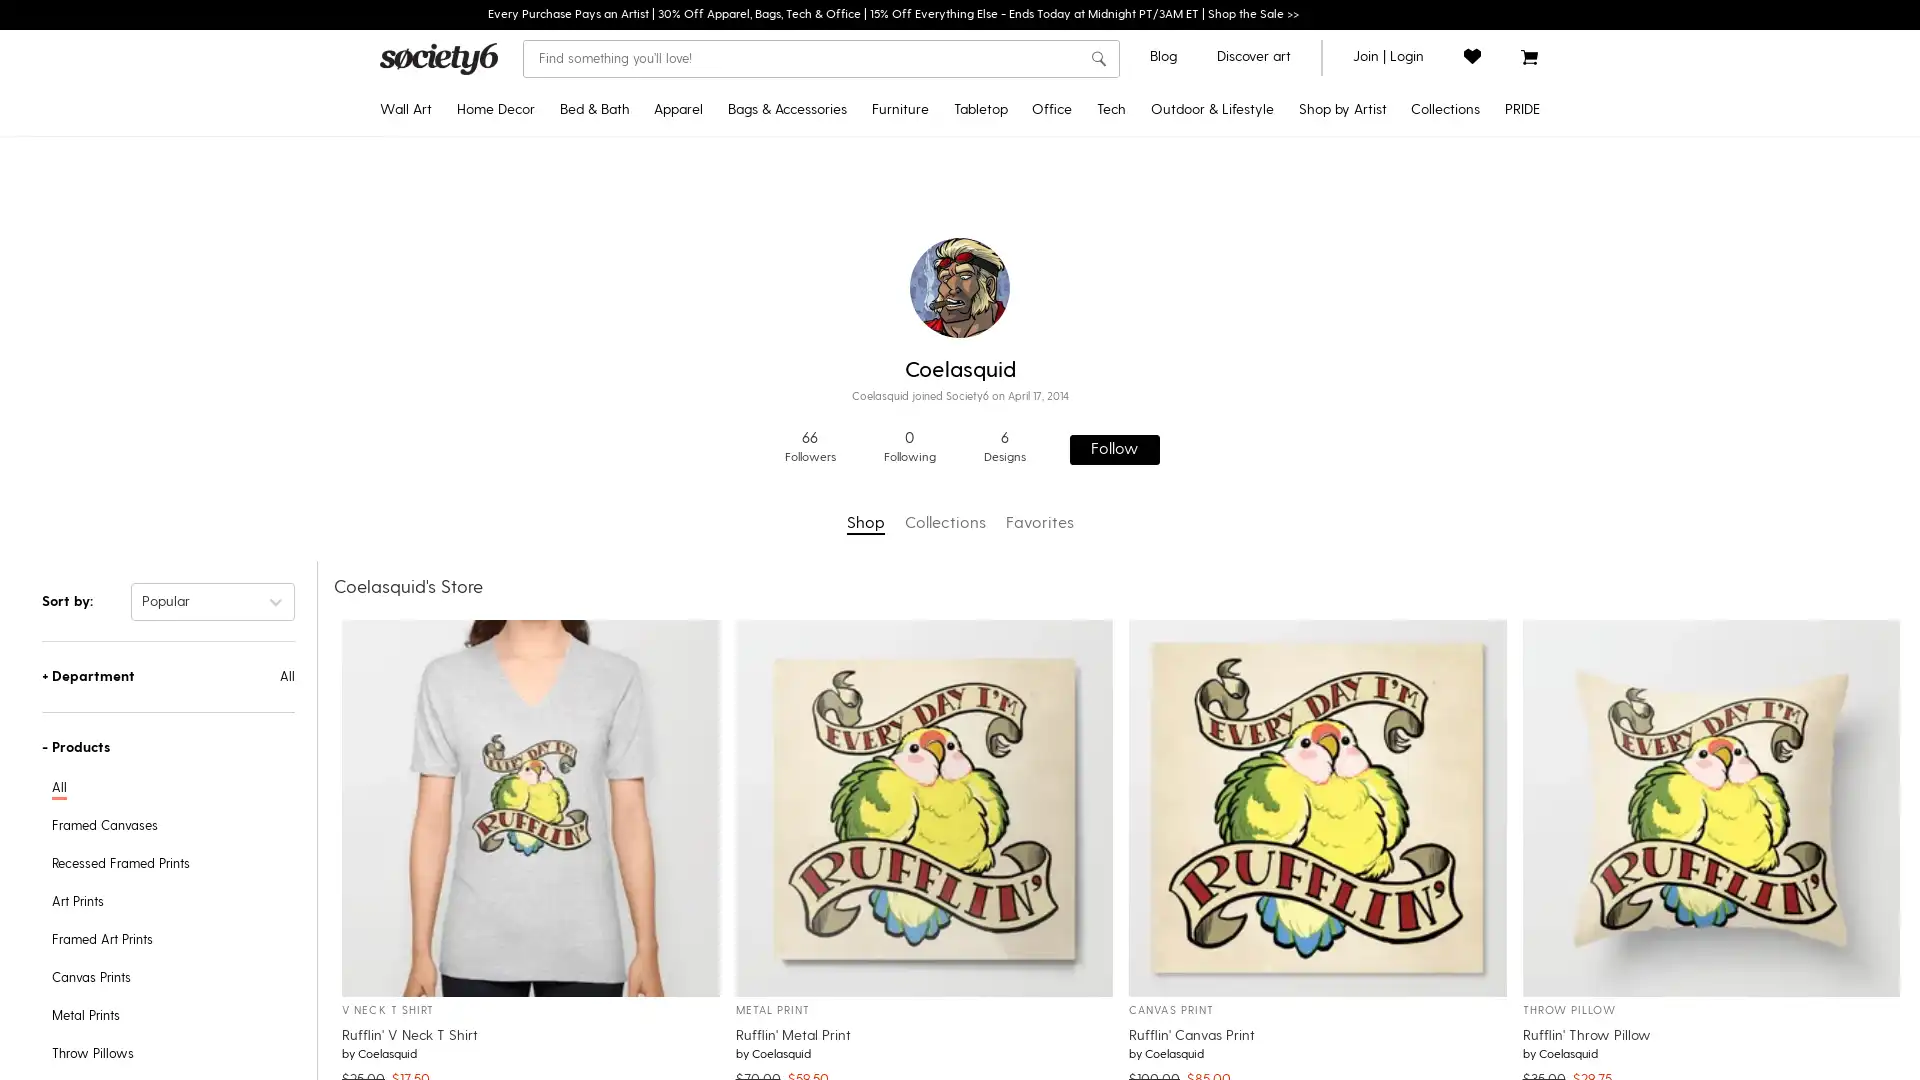 This screenshot has height=1080, width=1920. Describe the element at coordinates (1238, 611) in the screenshot. I see `Sun Shades` at that location.